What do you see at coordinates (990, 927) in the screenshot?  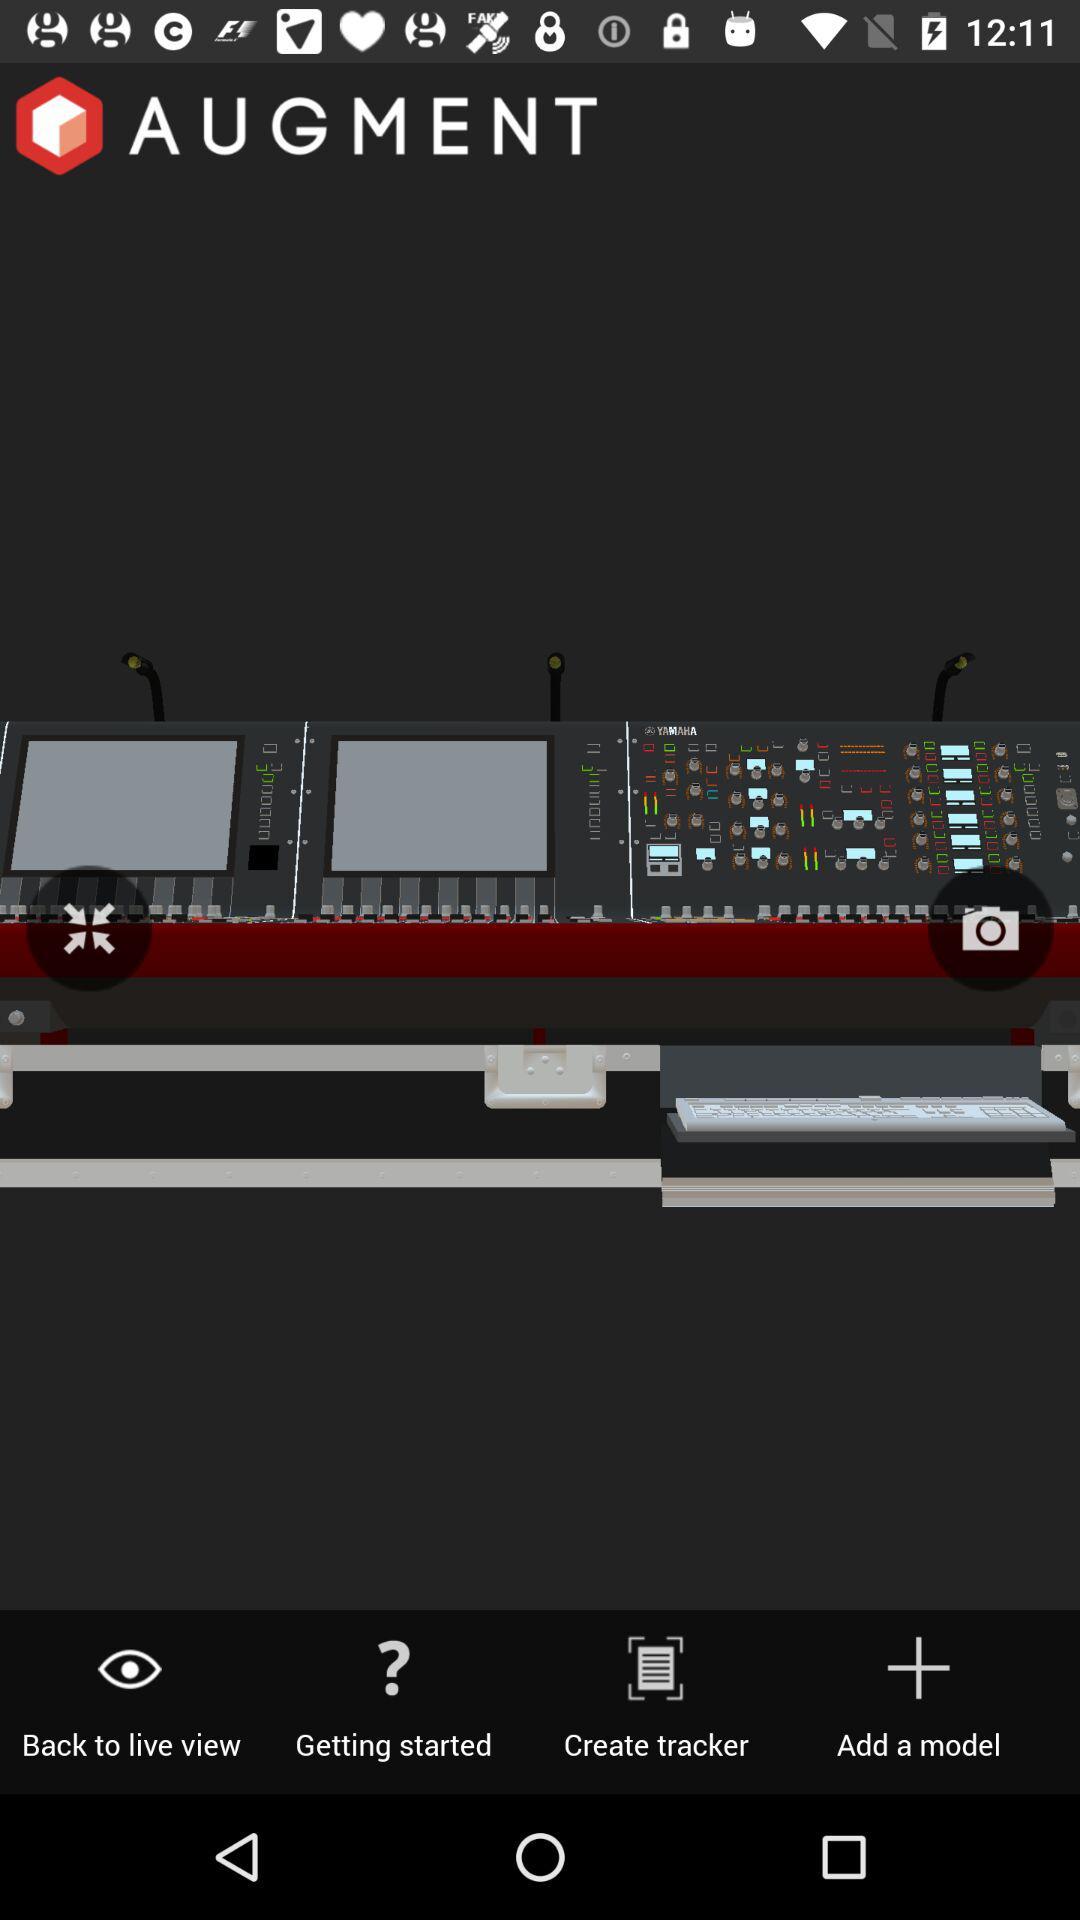 I see `take picture` at bounding box center [990, 927].